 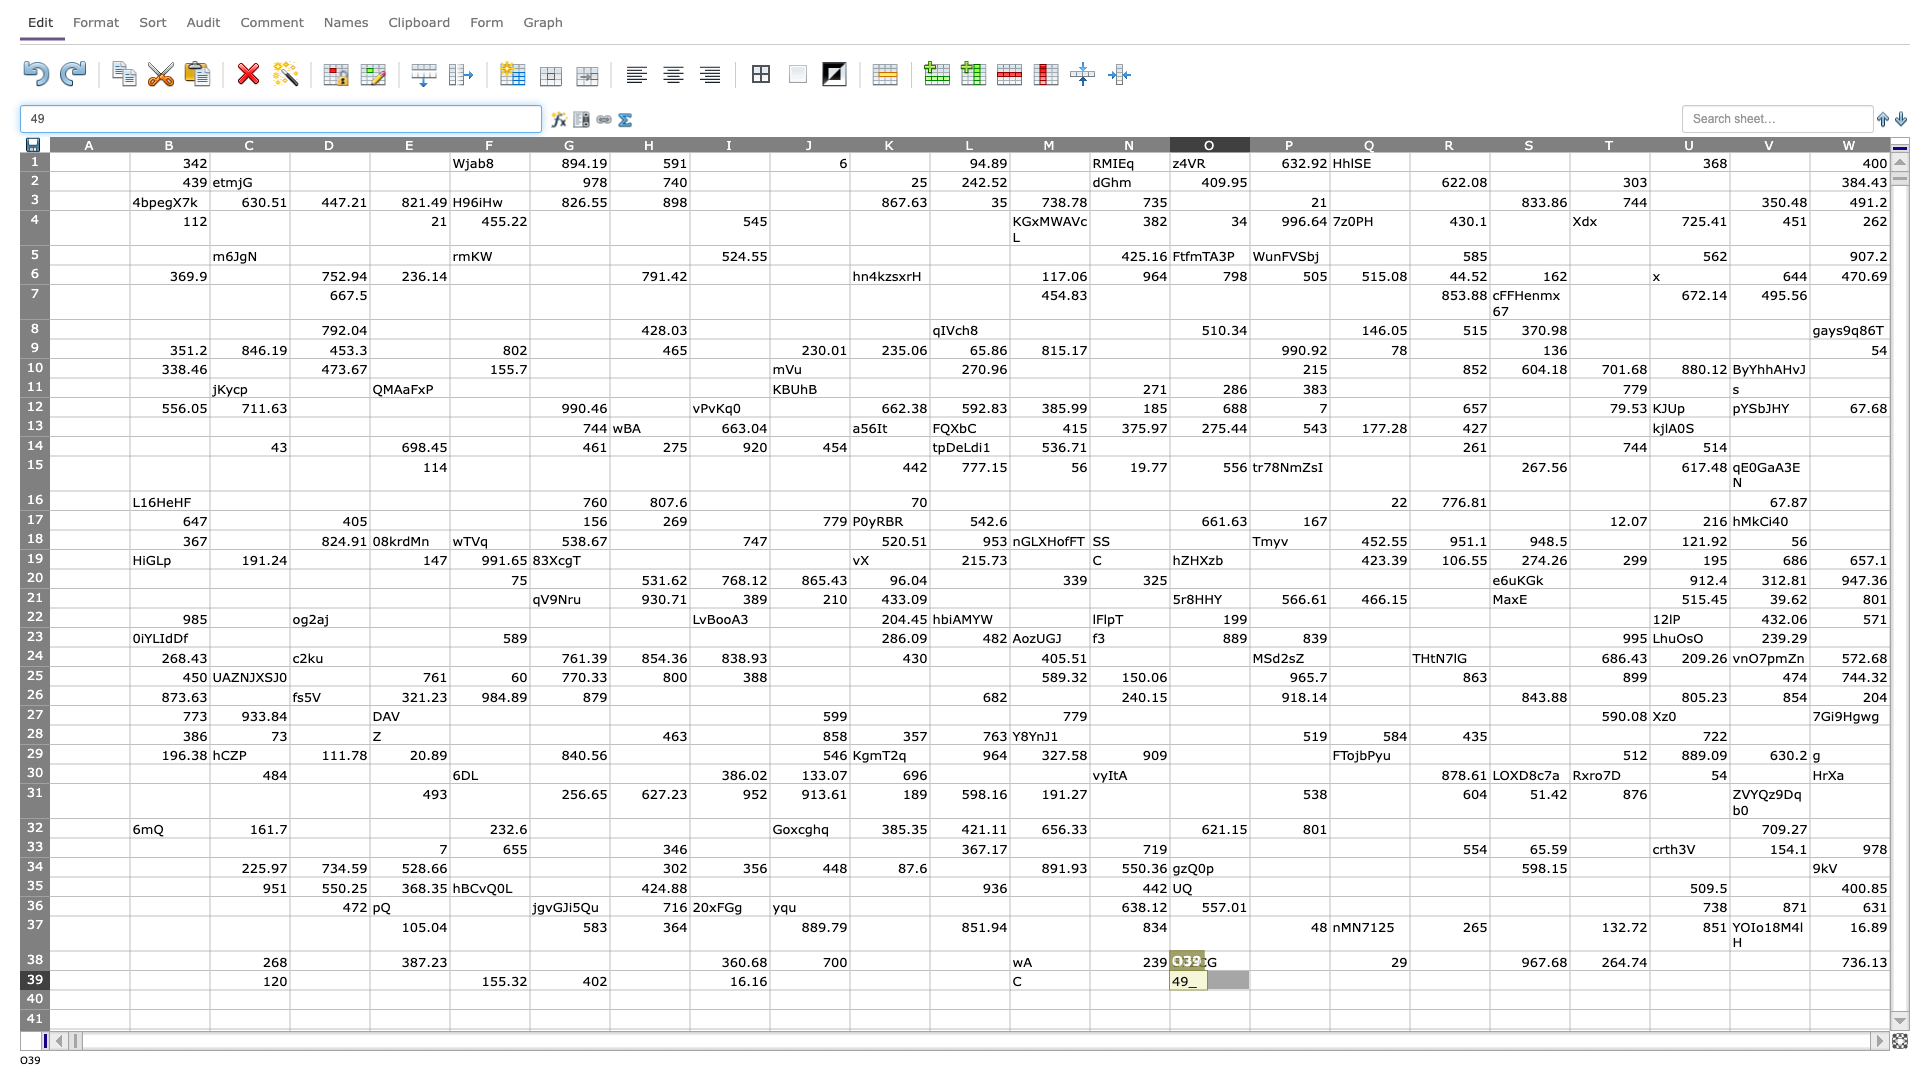 What do you see at coordinates (1329, 979) in the screenshot?
I see `Left side boundary of Q39` at bounding box center [1329, 979].